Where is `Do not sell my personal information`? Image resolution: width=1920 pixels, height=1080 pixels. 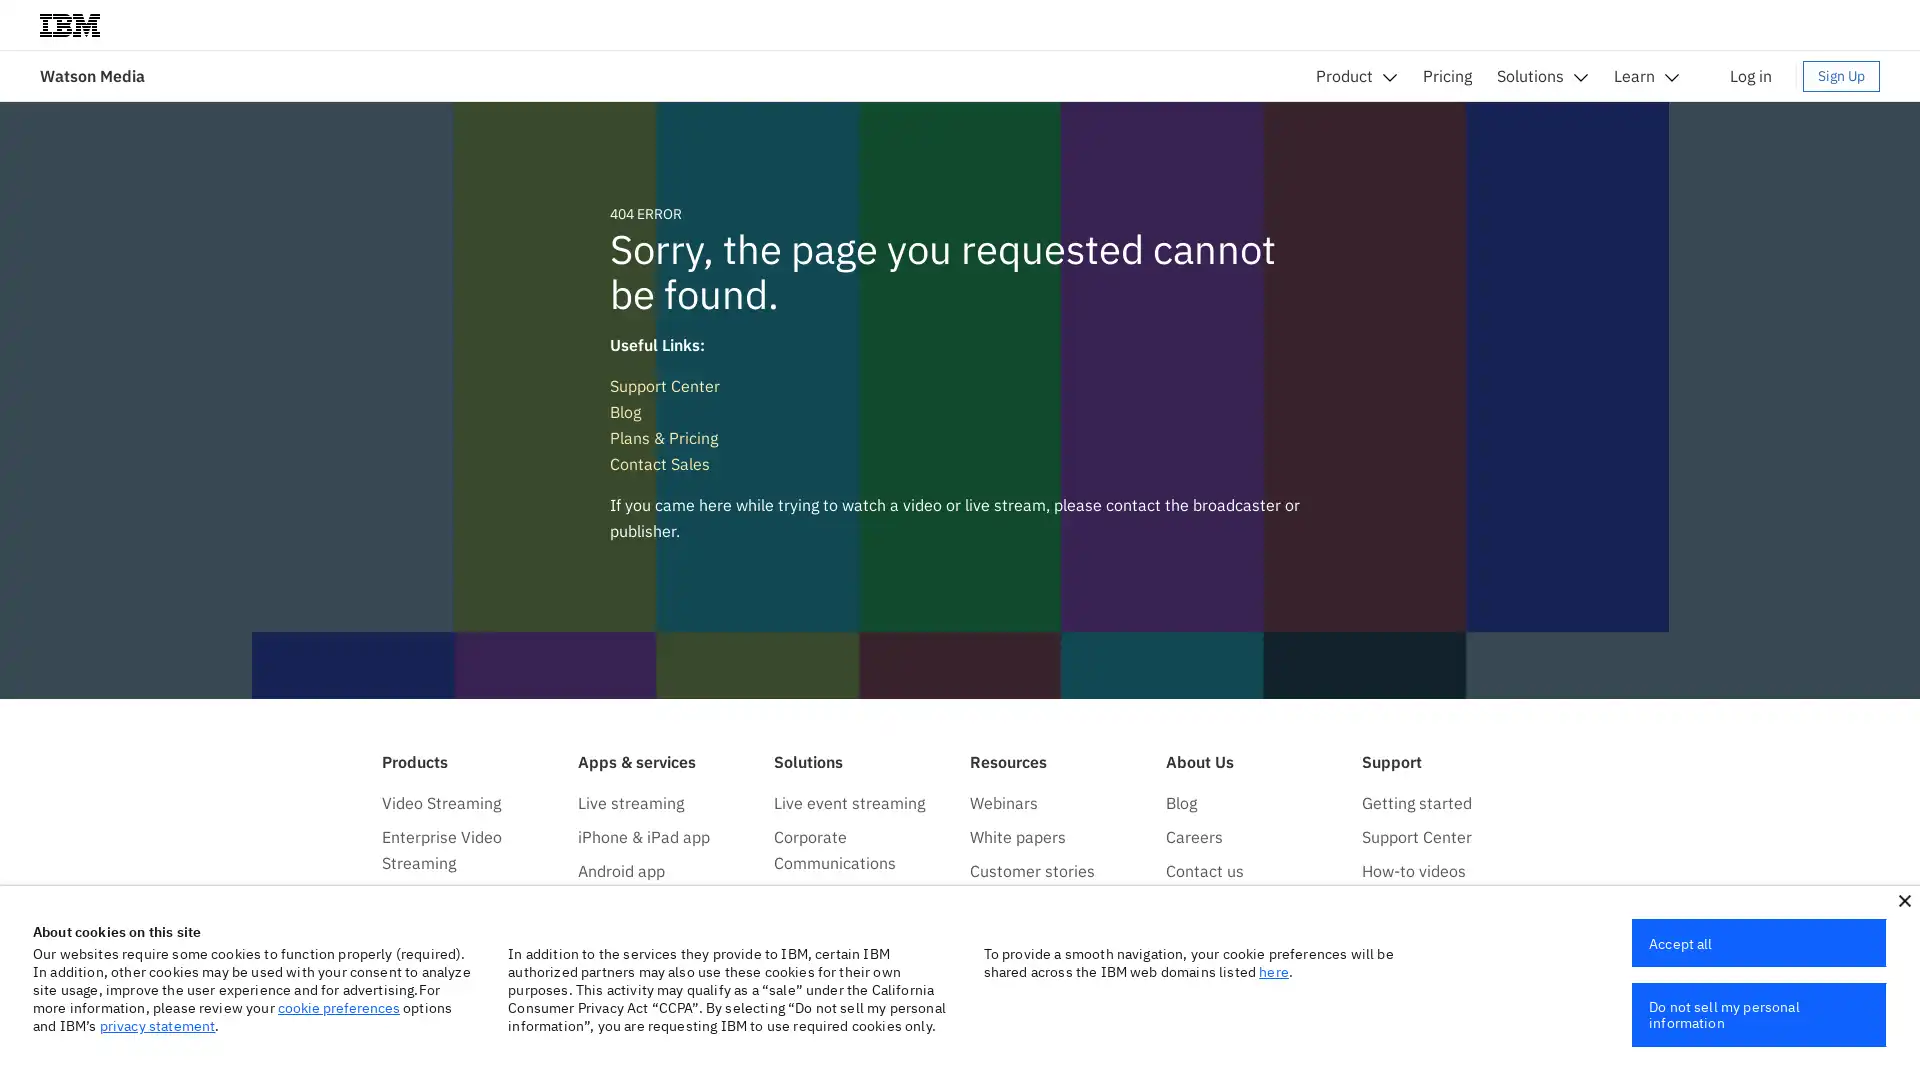
Do not sell my personal information is located at coordinates (1758, 1014).